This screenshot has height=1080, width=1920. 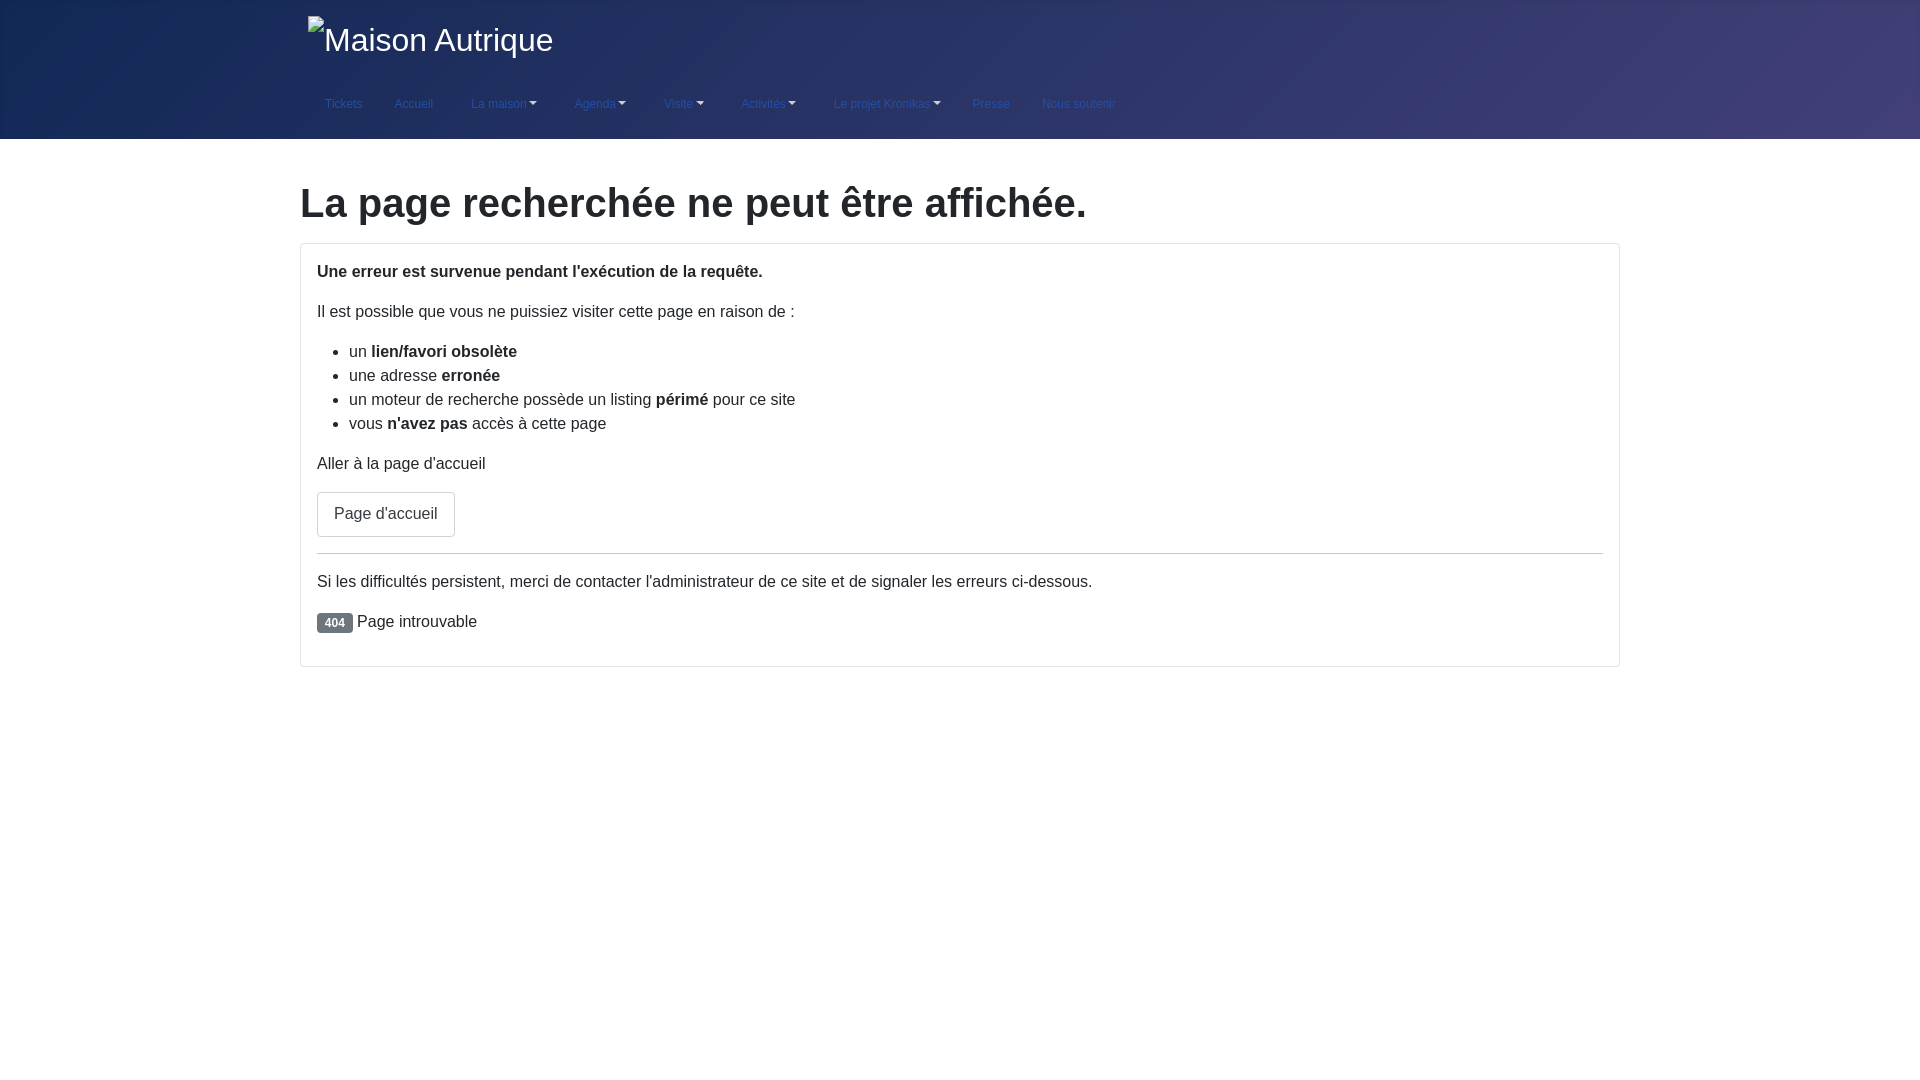 What do you see at coordinates (499, 104) in the screenshot?
I see `'La maison'` at bounding box center [499, 104].